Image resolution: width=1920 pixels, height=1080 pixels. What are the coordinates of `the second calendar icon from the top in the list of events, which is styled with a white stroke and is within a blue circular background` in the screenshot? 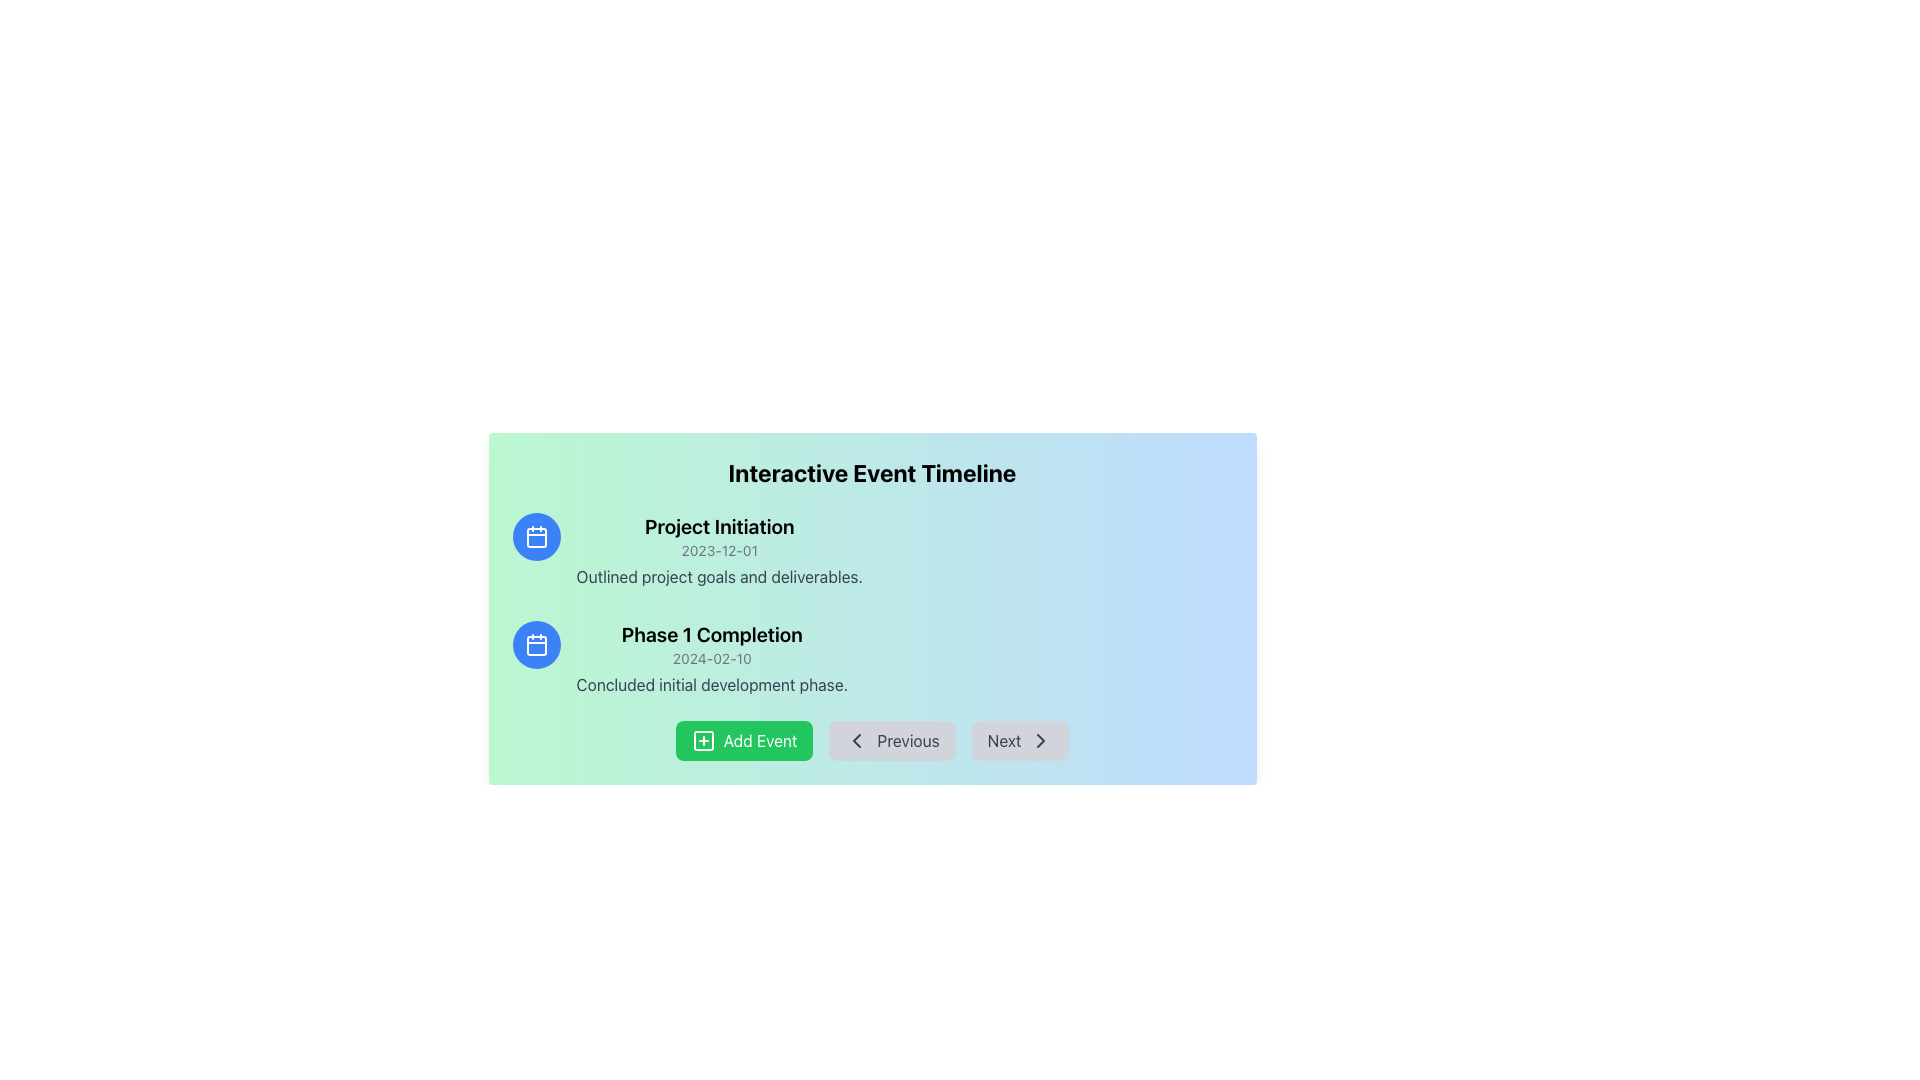 It's located at (536, 644).